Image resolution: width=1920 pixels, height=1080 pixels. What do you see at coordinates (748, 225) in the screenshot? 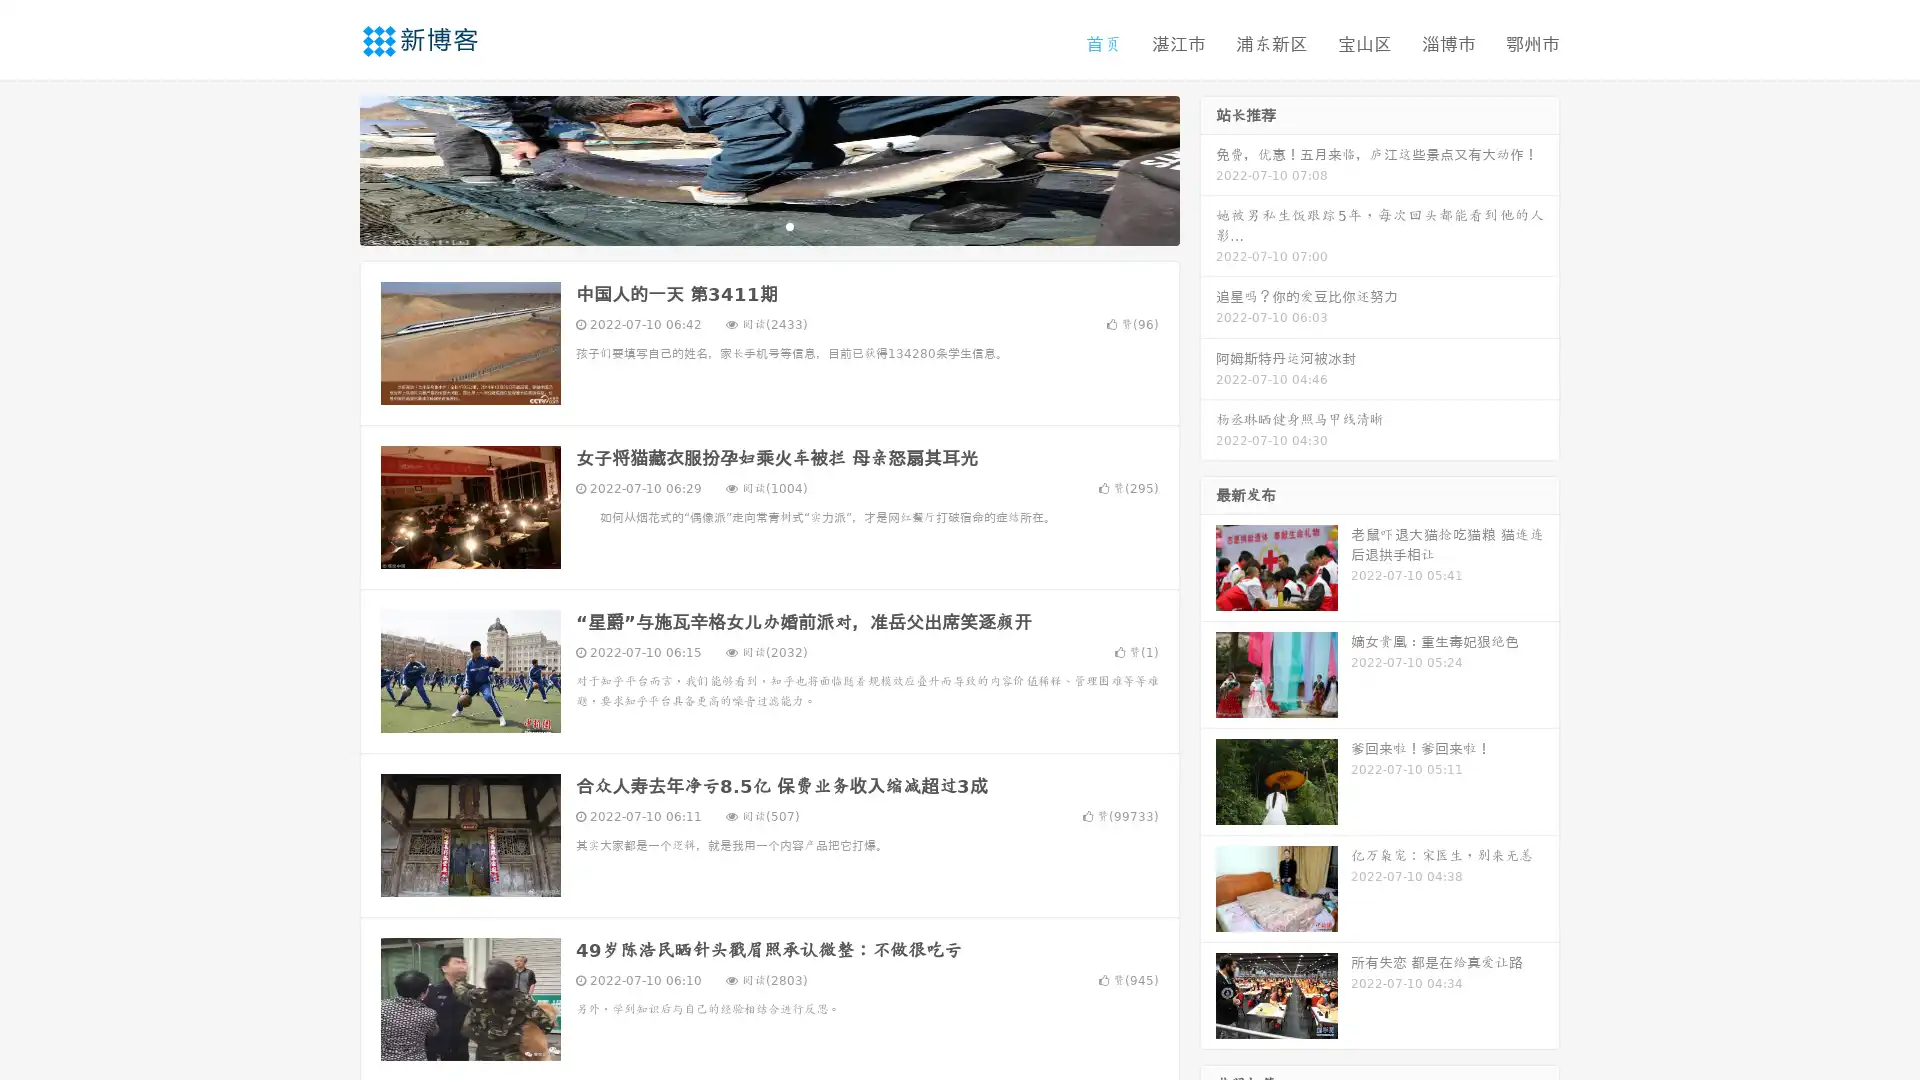
I see `Go to slide 1` at bounding box center [748, 225].